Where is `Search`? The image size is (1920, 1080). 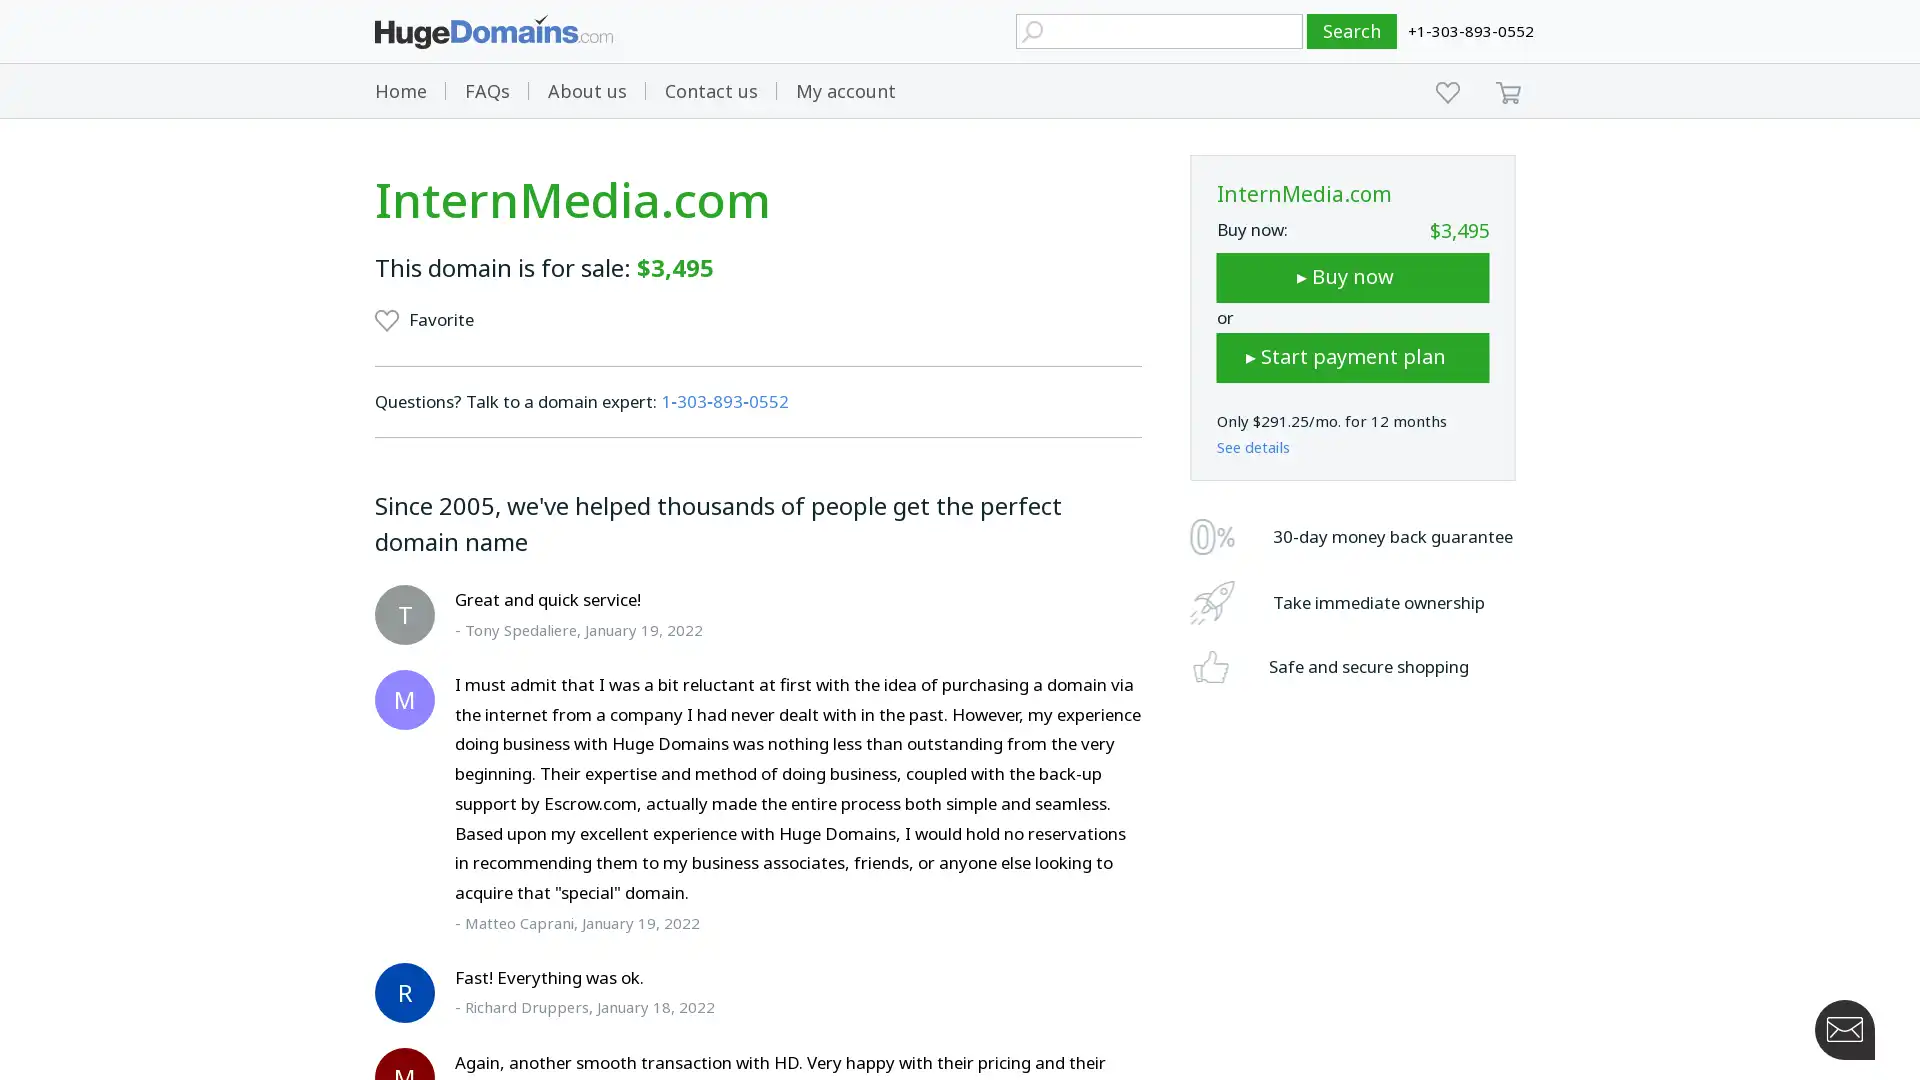 Search is located at coordinates (1352, 31).